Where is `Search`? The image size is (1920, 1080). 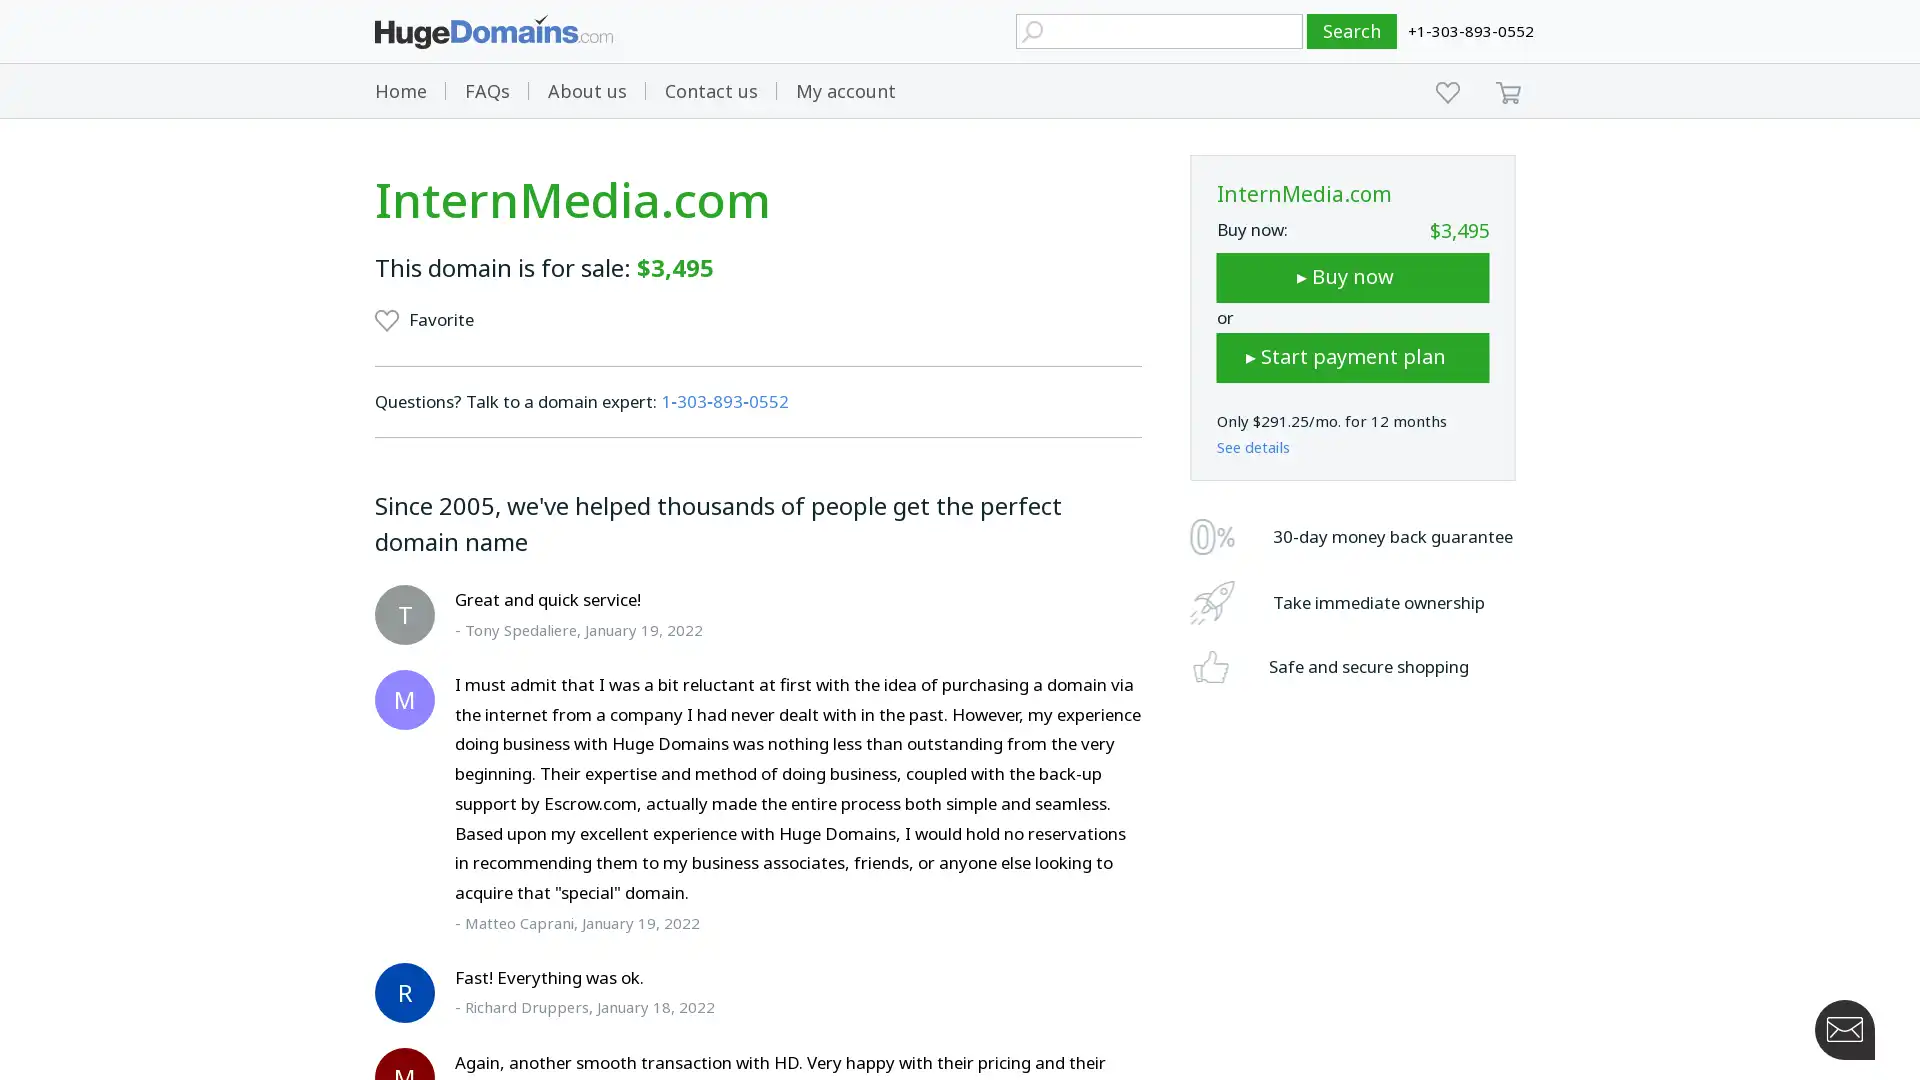 Search is located at coordinates (1352, 31).